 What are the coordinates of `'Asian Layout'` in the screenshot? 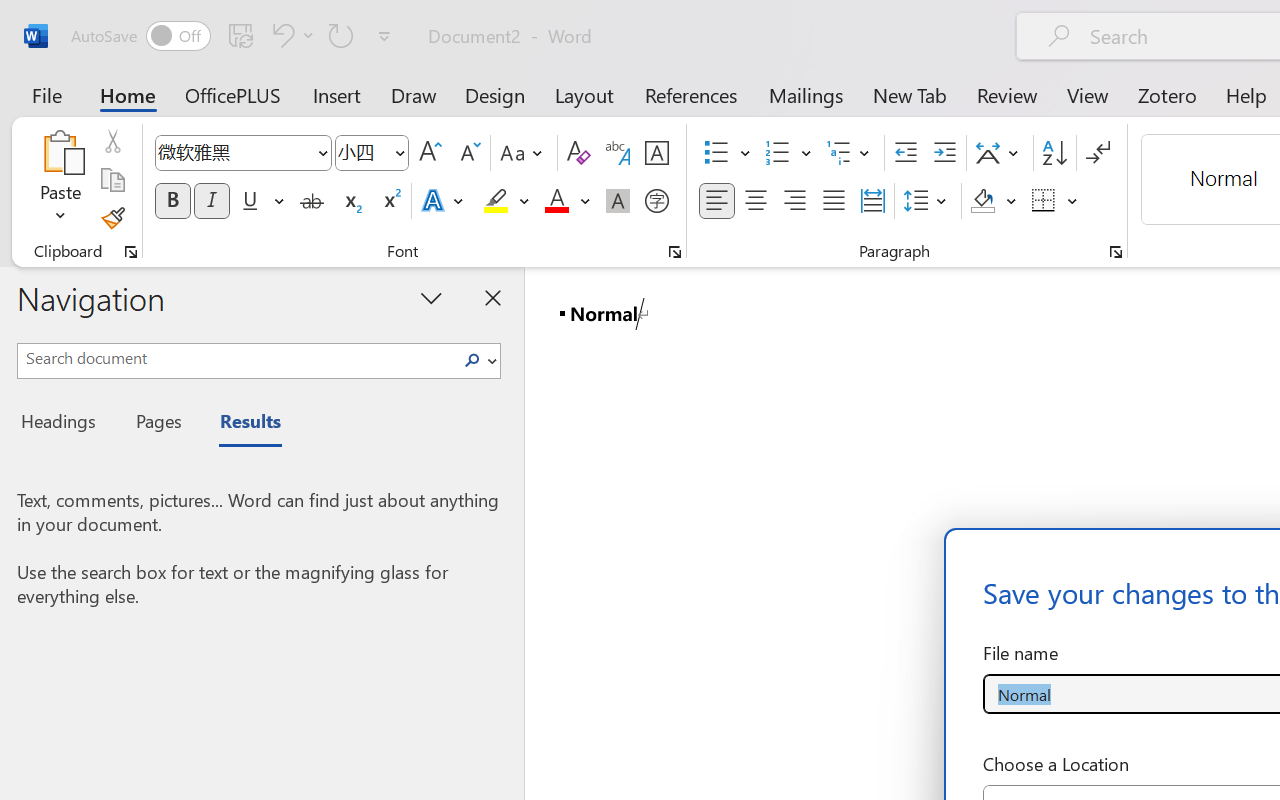 It's located at (1000, 153).